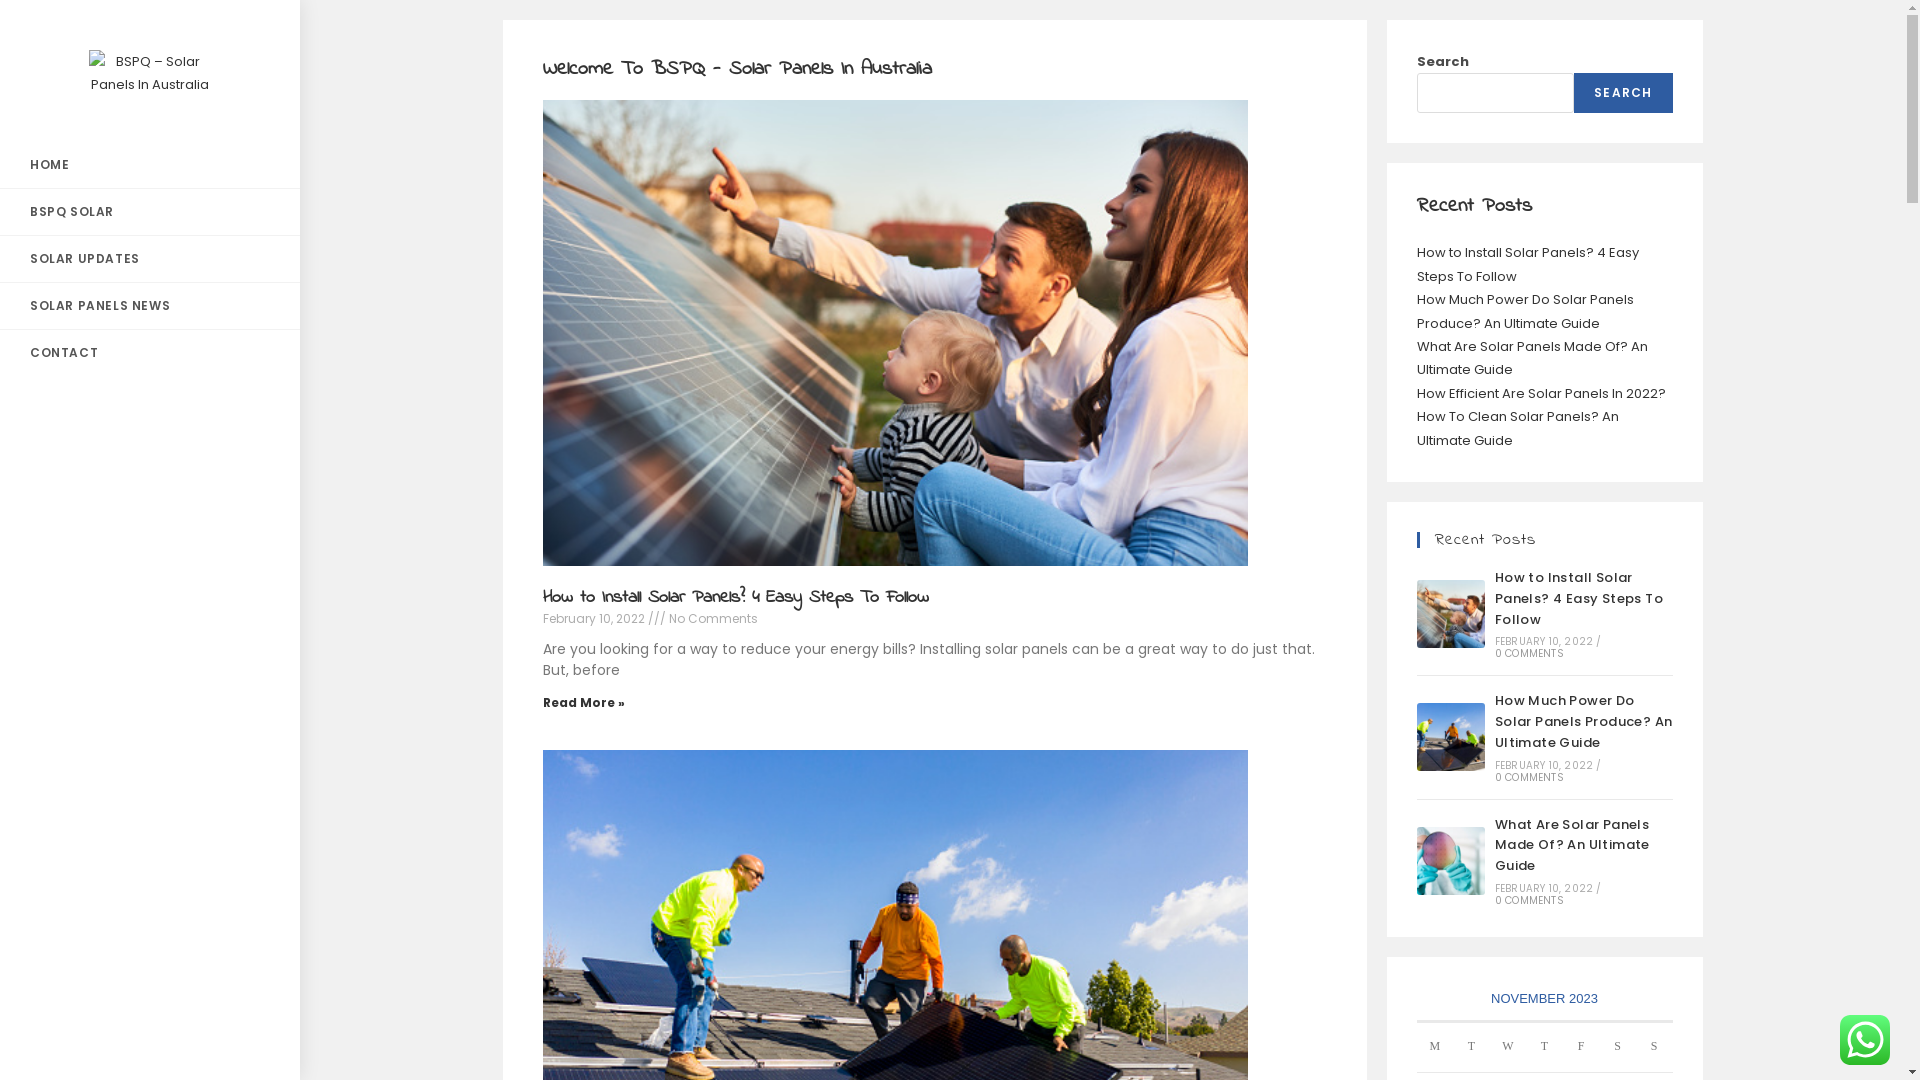 Image resolution: width=1920 pixels, height=1080 pixels. What do you see at coordinates (1583, 721) in the screenshot?
I see `'How Much Power Do Solar Panels Produce? An Ultimate Guide'` at bounding box center [1583, 721].